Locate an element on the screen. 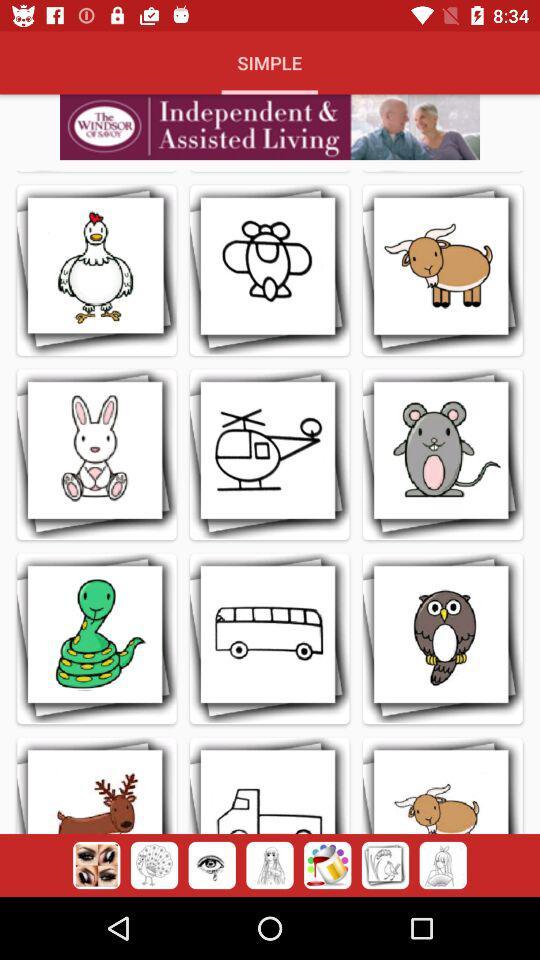 Image resolution: width=540 pixels, height=960 pixels. the fourth image which is above the navigation bar is located at coordinates (270, 865).